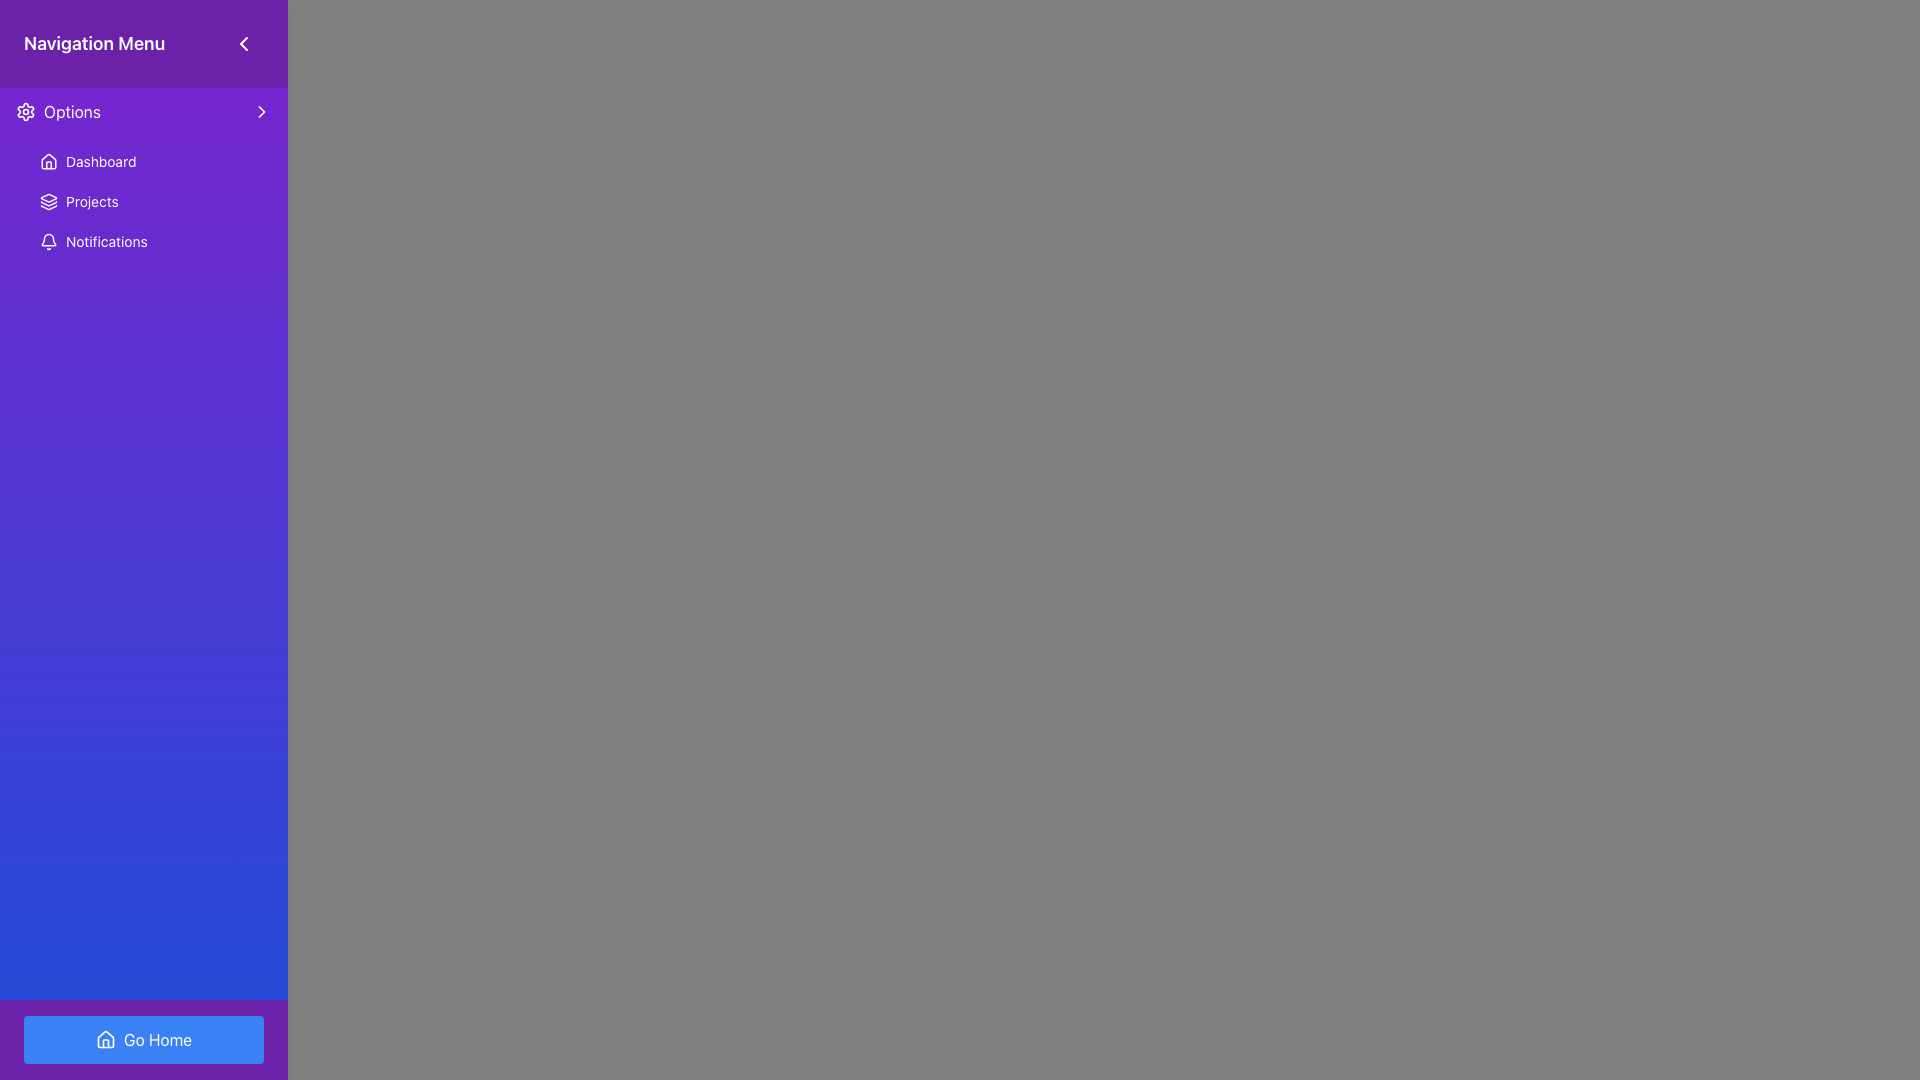 This screenshot has height=1080, width=1920. What do you see at coordinates (143, 201) in the screenshot?
I see `the button that serves as a navigation menu option for accessing the projects section, located in the sidebar between the 'Dashboard' and 'Notifications' menu items` at bounding box center [143, 201].